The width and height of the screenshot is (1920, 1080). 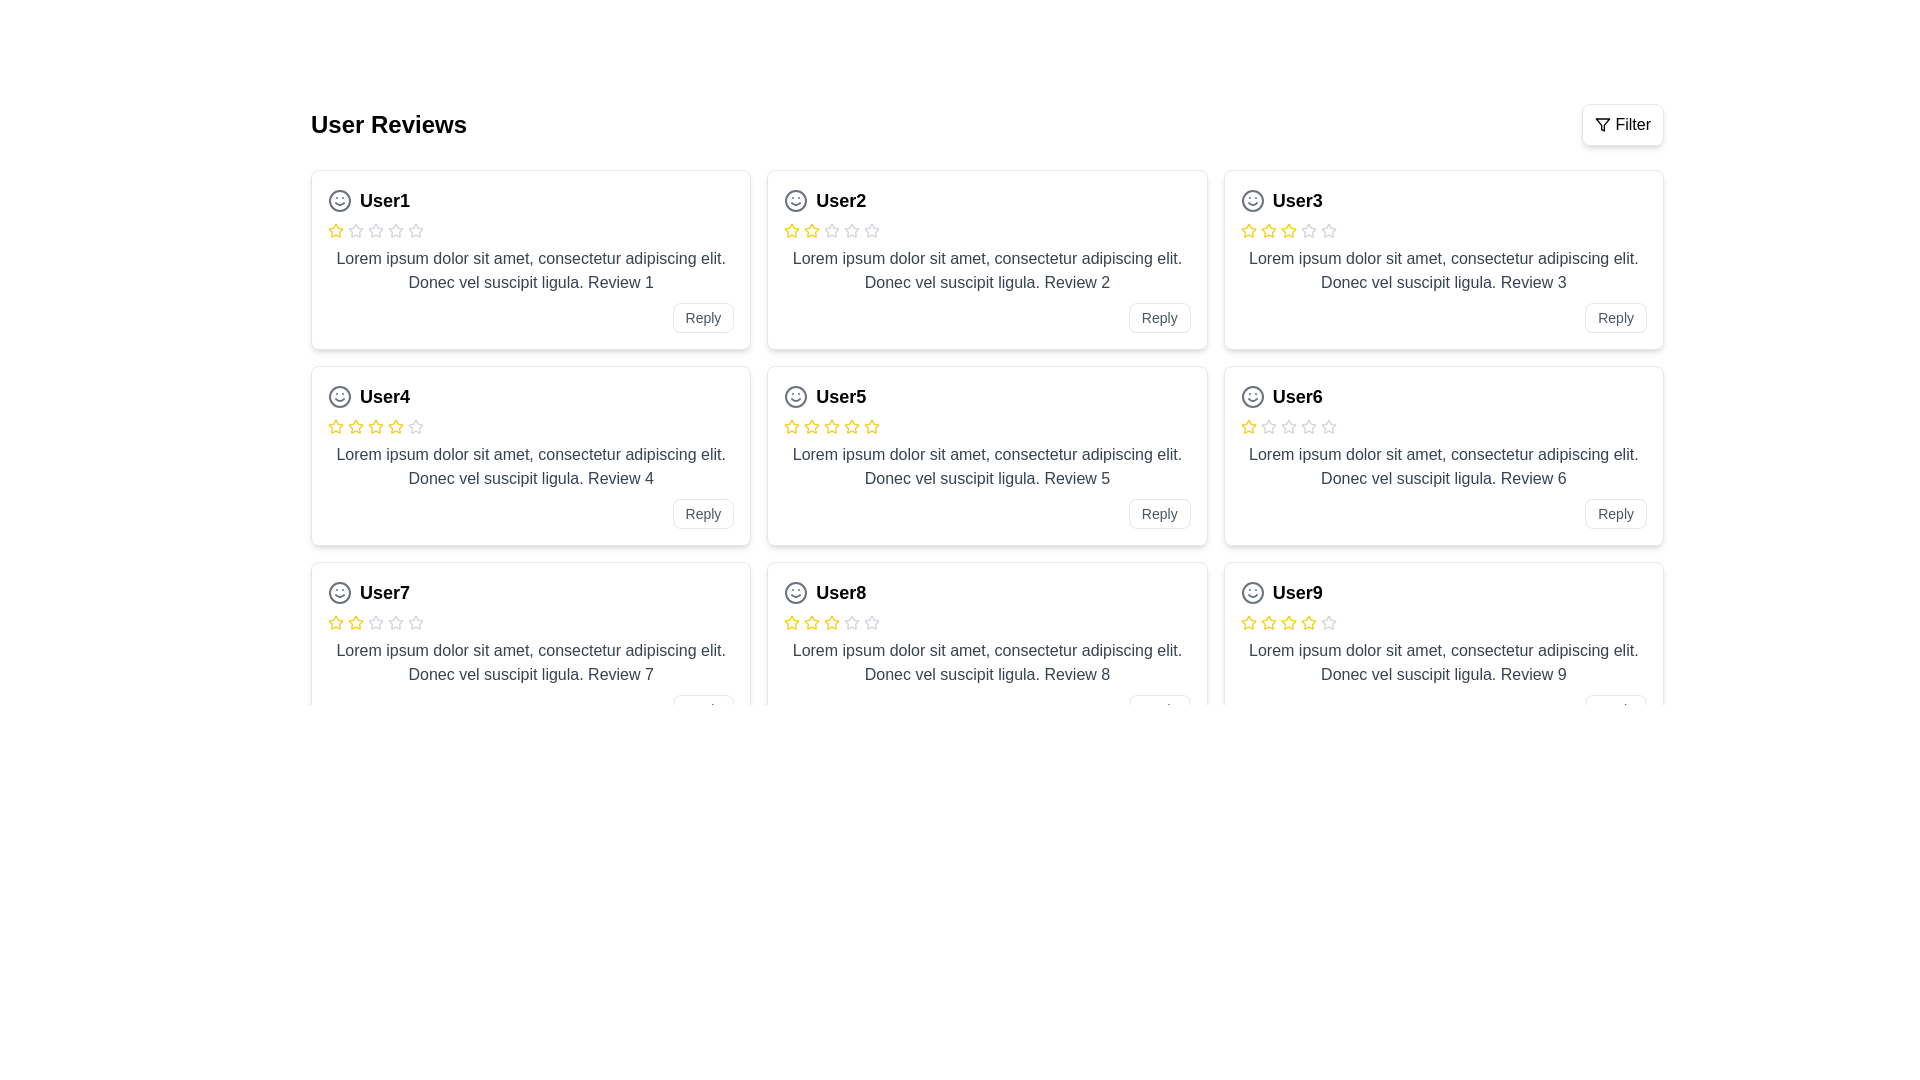 I want to click on the stars in the user review card containing the username 'User4' and a 4-star rating, so click(x=531, y=455).